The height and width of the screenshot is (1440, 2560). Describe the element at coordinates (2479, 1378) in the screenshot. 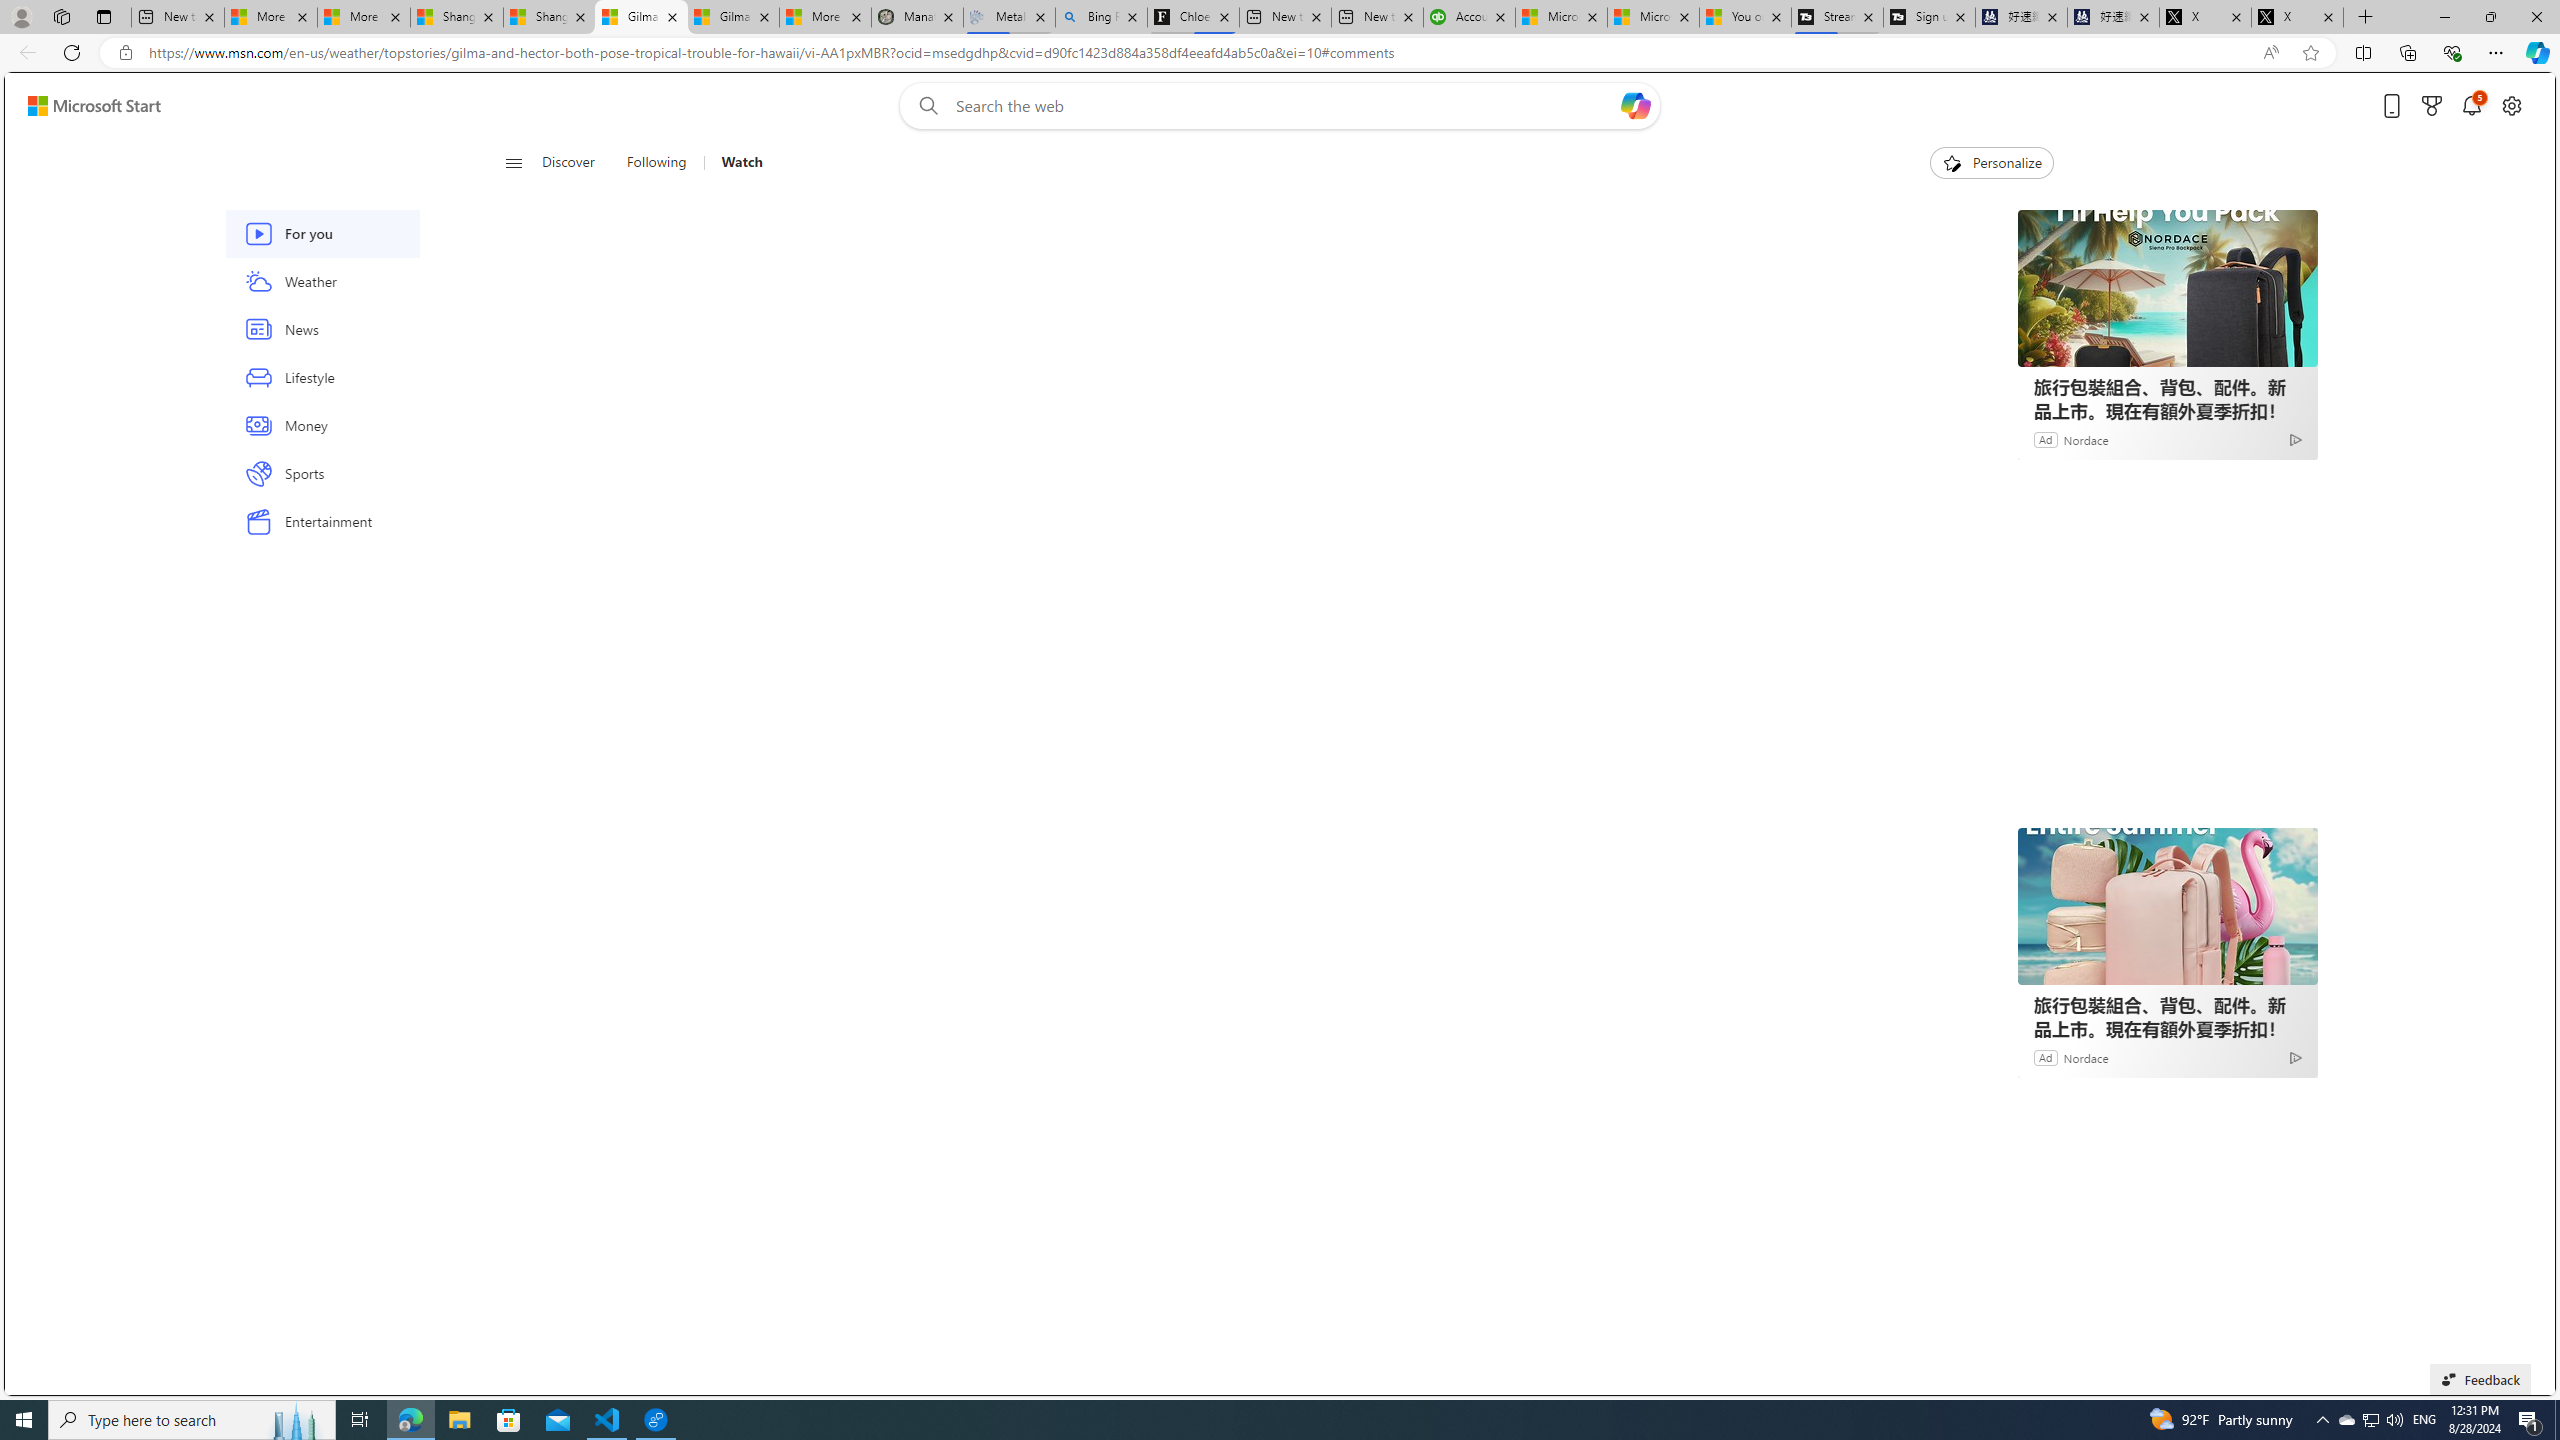

I see `'Feedback'` at that location.